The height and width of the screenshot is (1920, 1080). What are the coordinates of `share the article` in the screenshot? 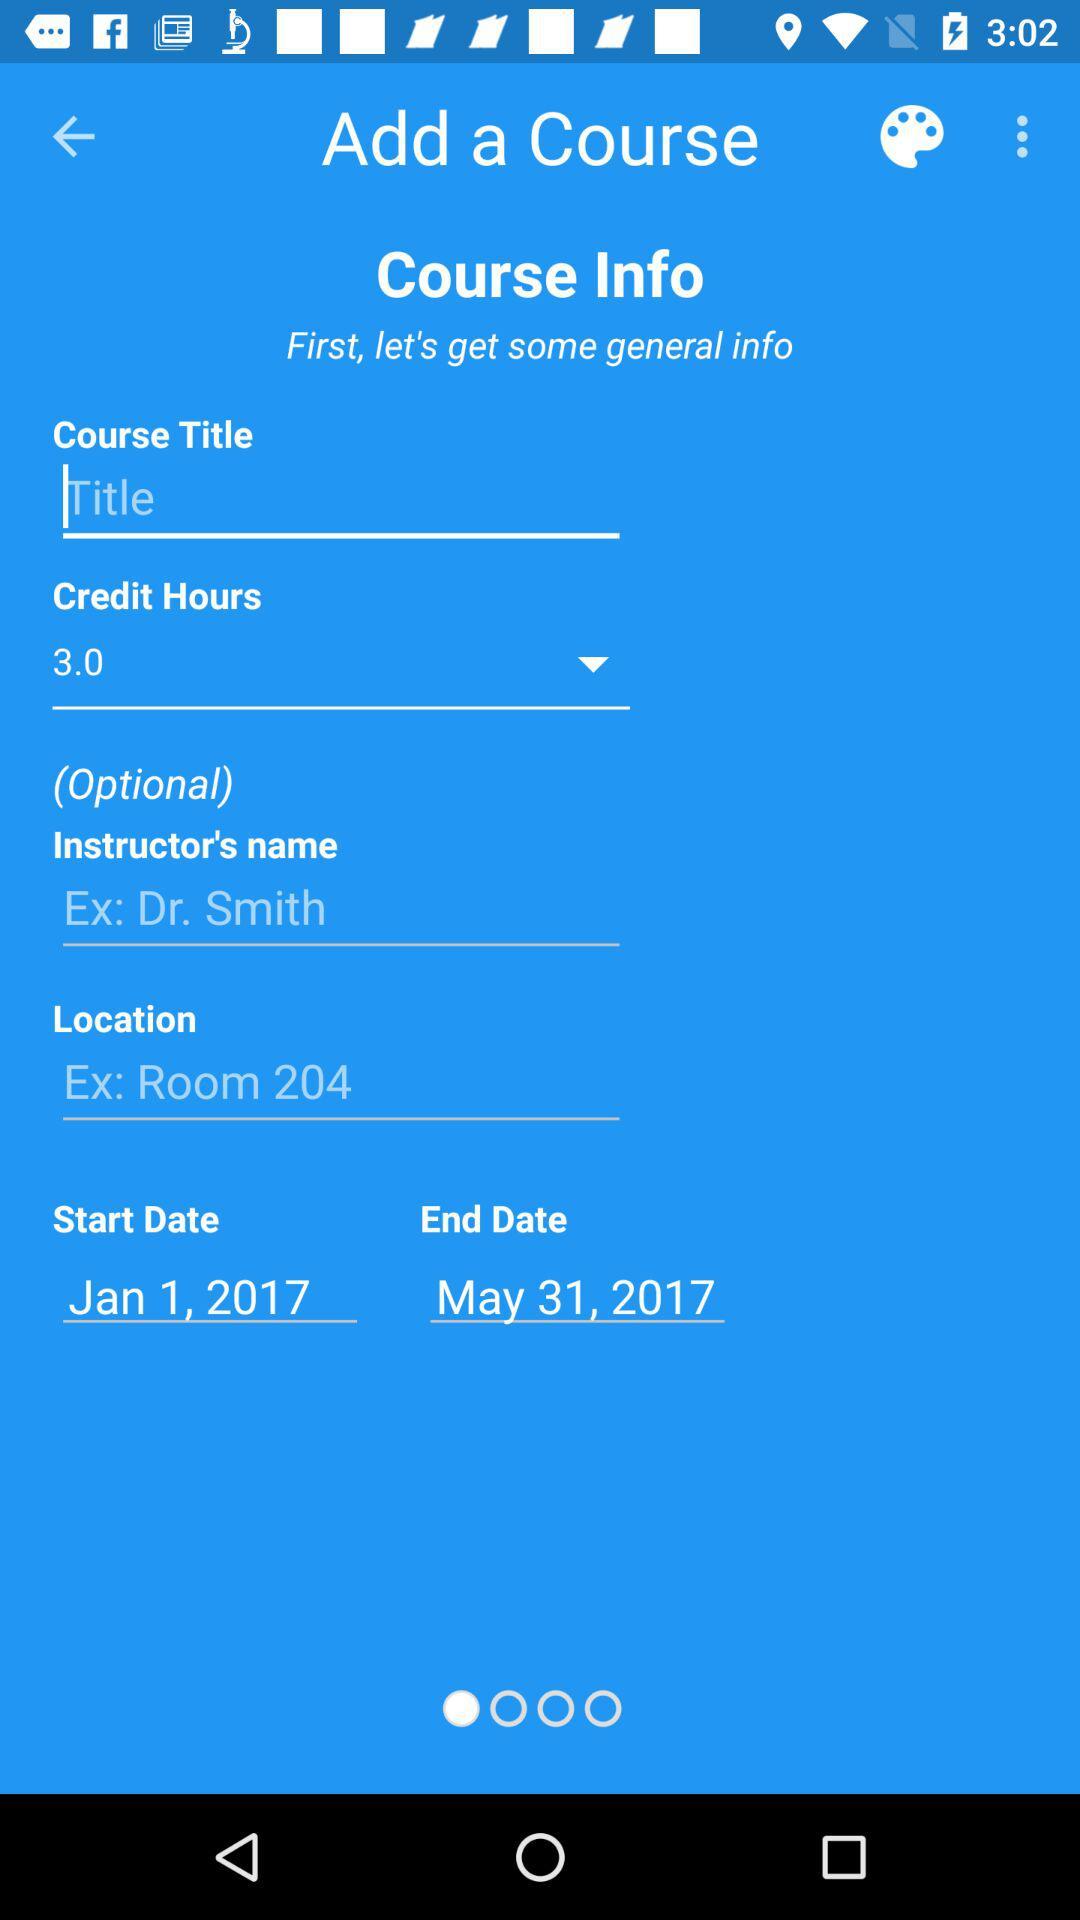 It's located at (340, 497).